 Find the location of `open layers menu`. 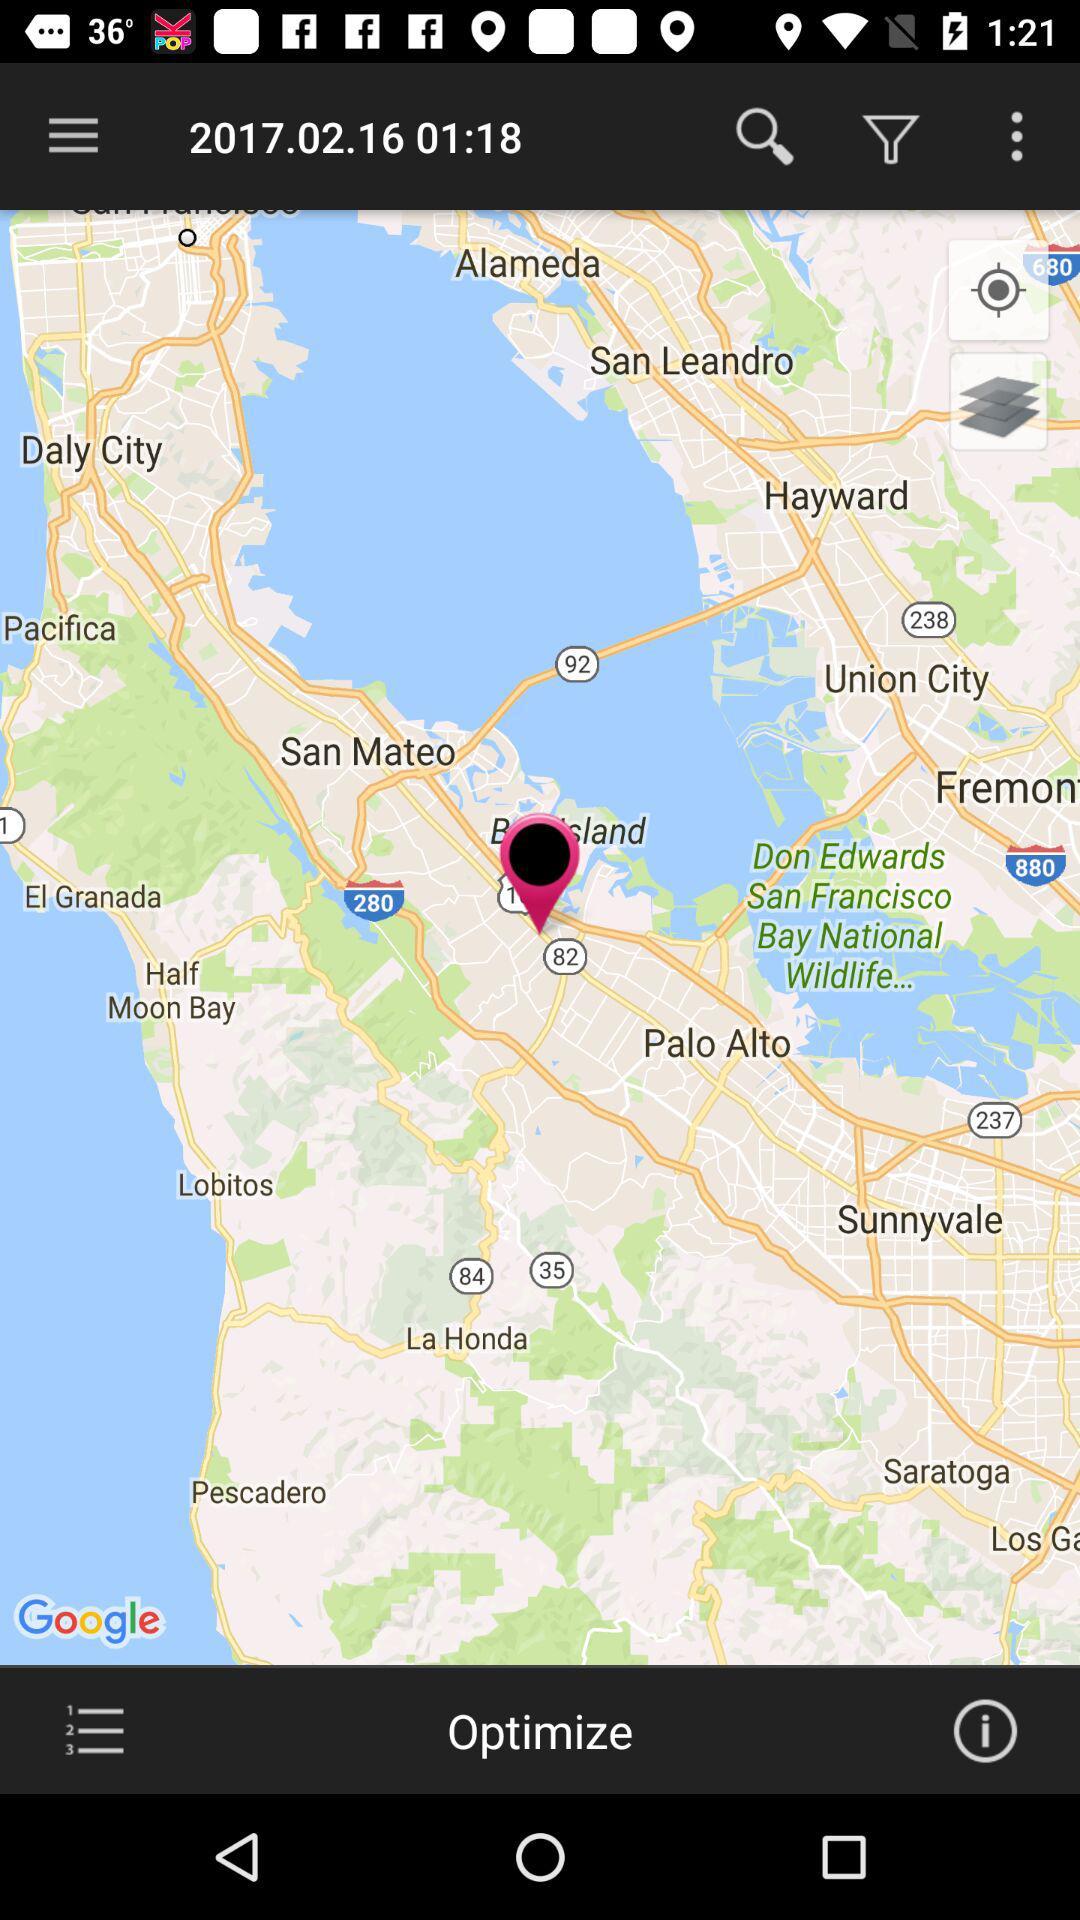

open layers menu is located at coordinates (998, 400).